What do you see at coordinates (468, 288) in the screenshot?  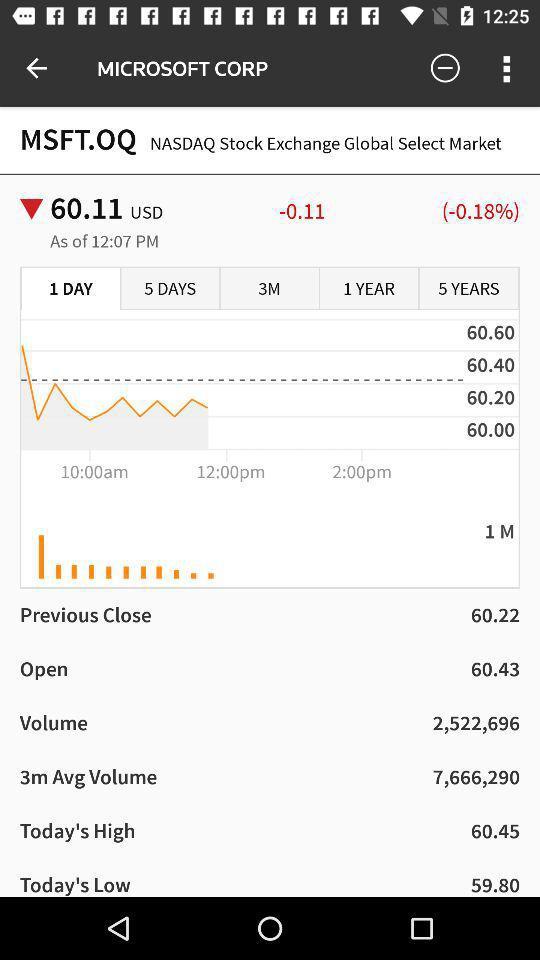 I see `the 5 years` at bounding box center [468, 288].